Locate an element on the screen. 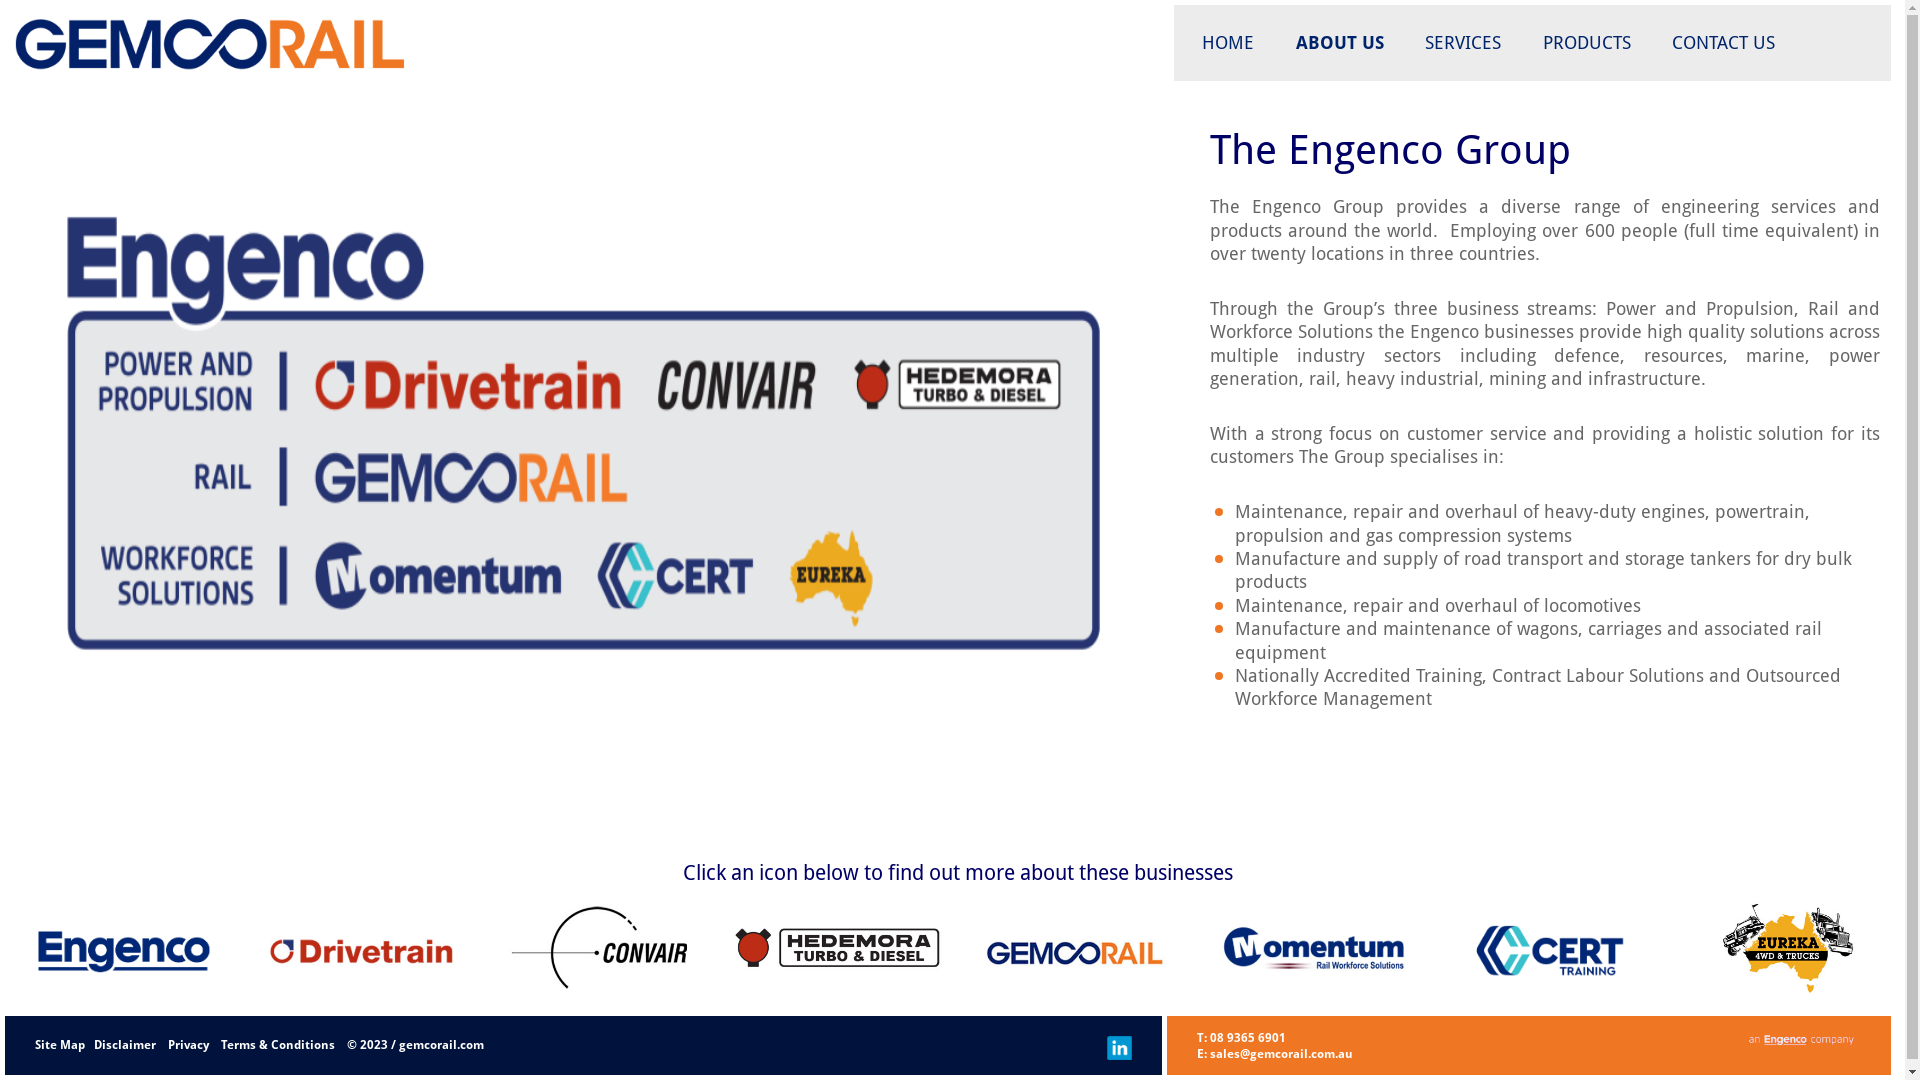 This screenshot has height=1080, width=1920. 'E: sales@gemcorail.com.au' is located at coordinates (1274, 1052).